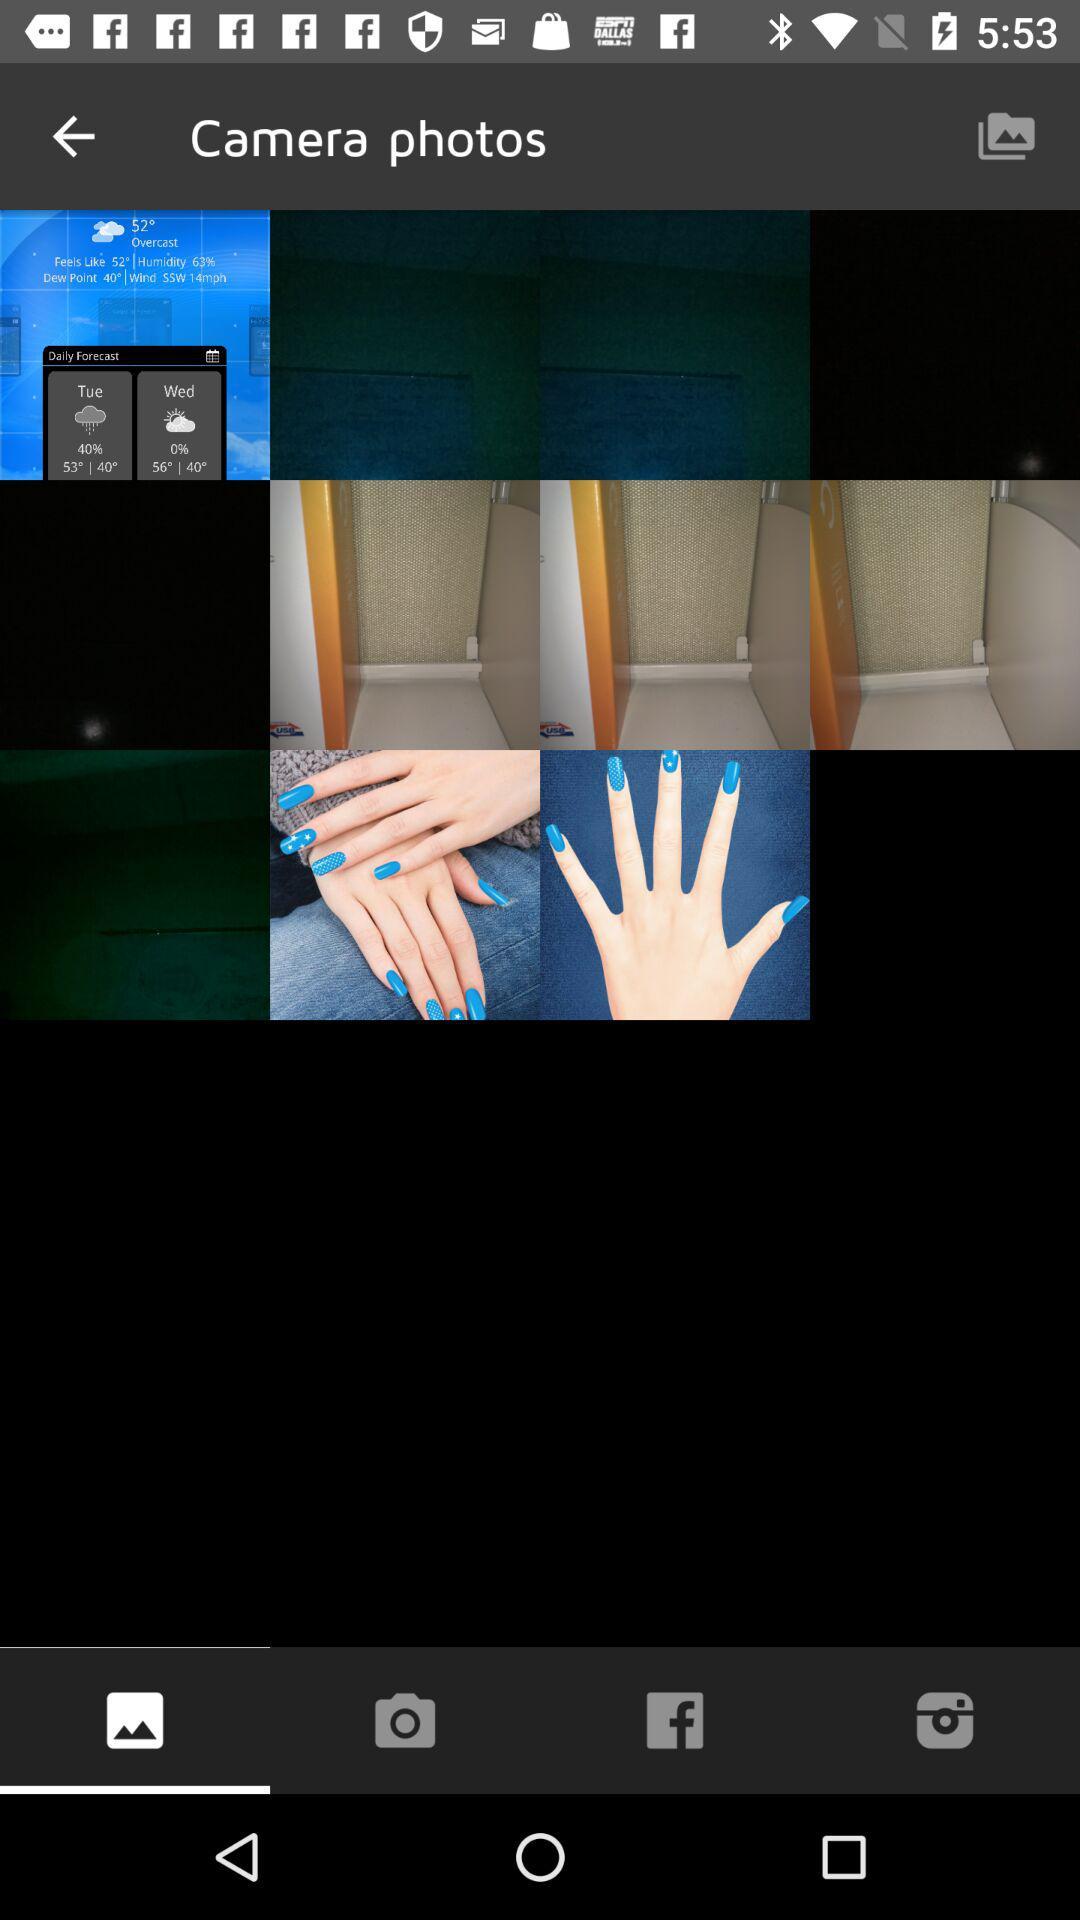  I want to click on item at the bottom left corner, so click(135, 1719).